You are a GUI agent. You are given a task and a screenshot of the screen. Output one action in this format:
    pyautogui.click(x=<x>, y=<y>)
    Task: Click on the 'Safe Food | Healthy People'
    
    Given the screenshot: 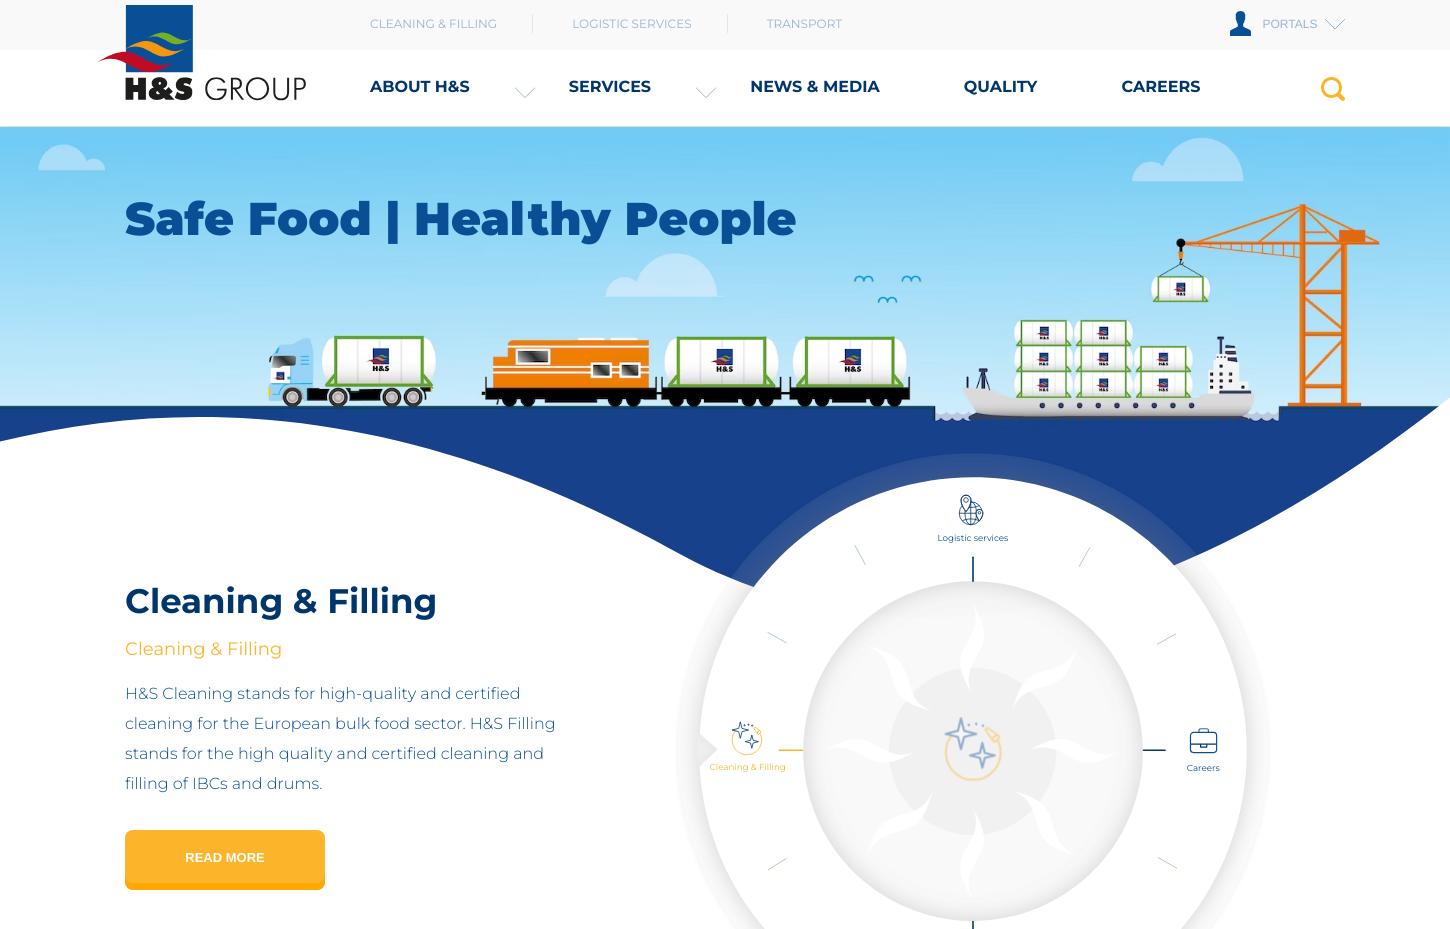 What is the action you would take?
    pyautogui.click(x=459, y=216)
    